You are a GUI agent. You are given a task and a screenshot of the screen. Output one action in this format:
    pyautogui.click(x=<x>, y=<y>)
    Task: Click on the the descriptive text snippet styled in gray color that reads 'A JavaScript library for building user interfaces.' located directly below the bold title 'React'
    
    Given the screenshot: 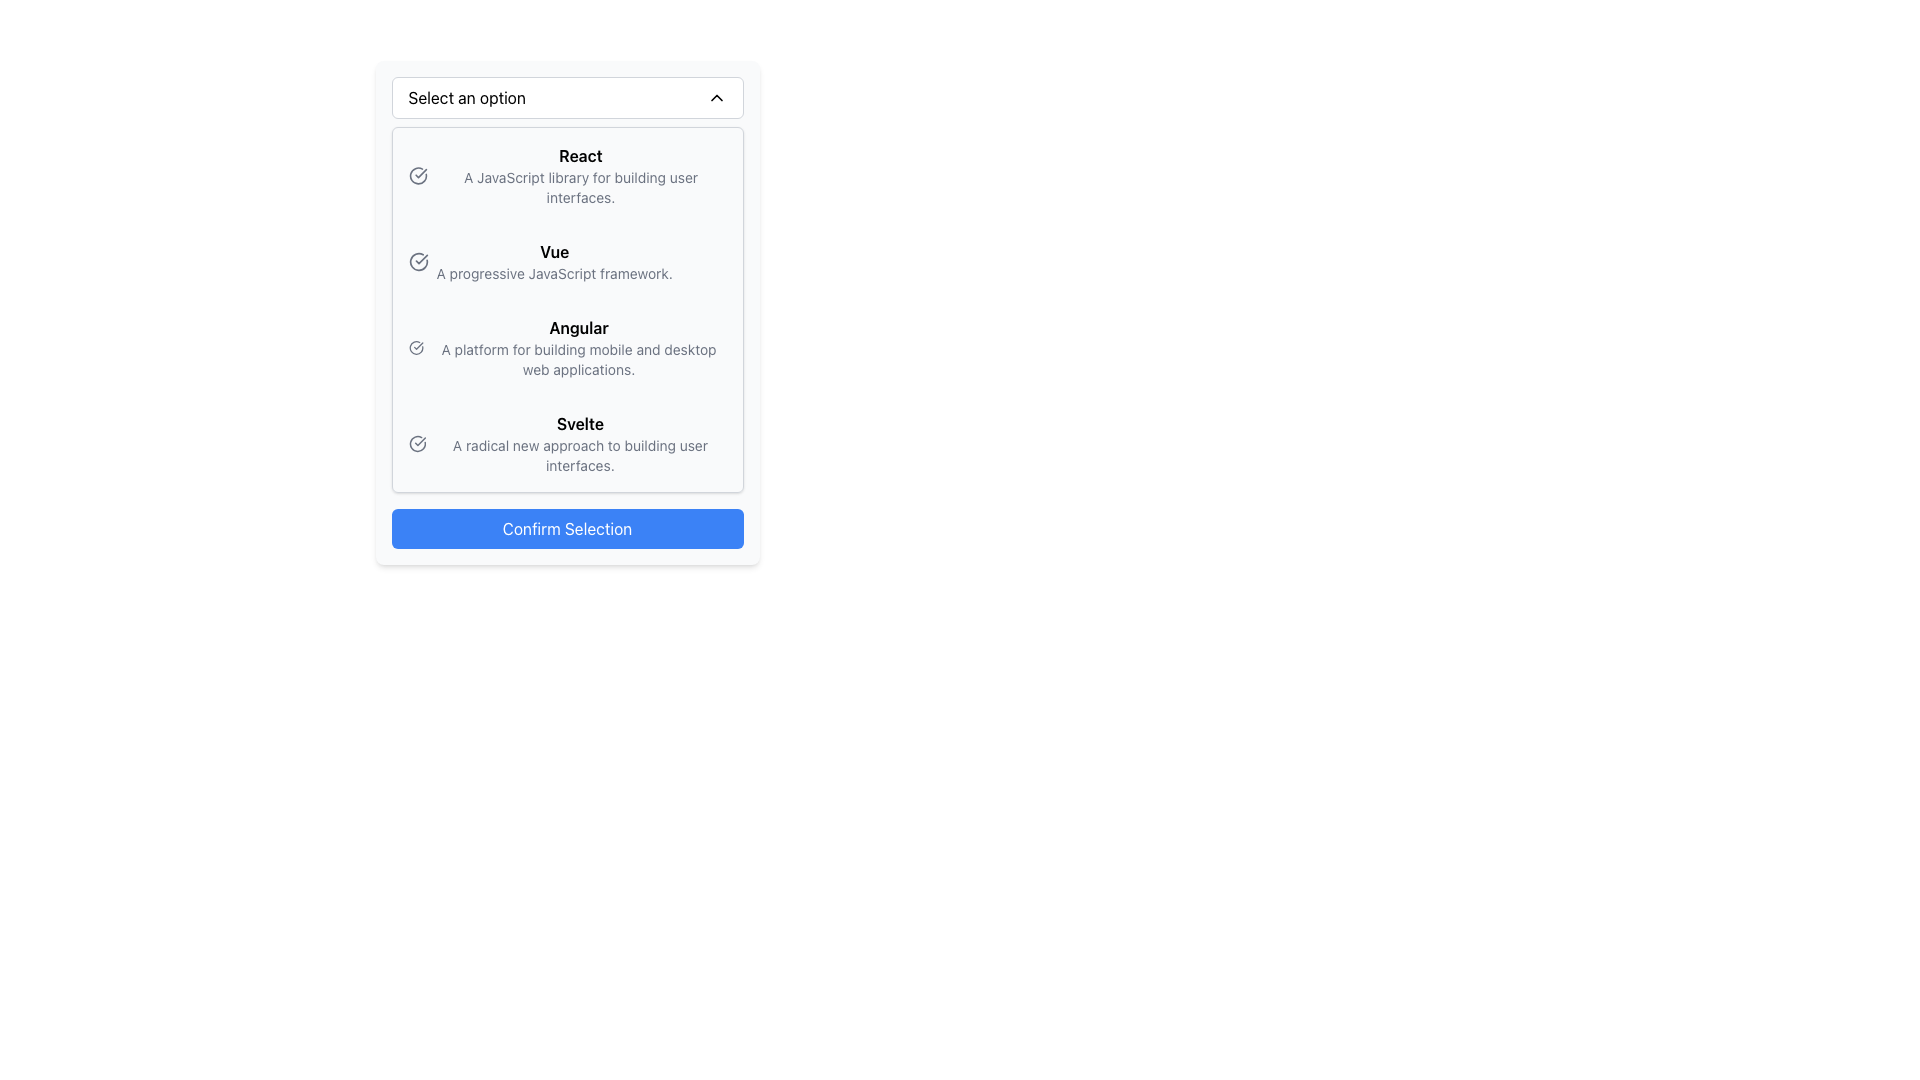 What is the action you would take?
    pyautogui.click(x=579, y=188)
    